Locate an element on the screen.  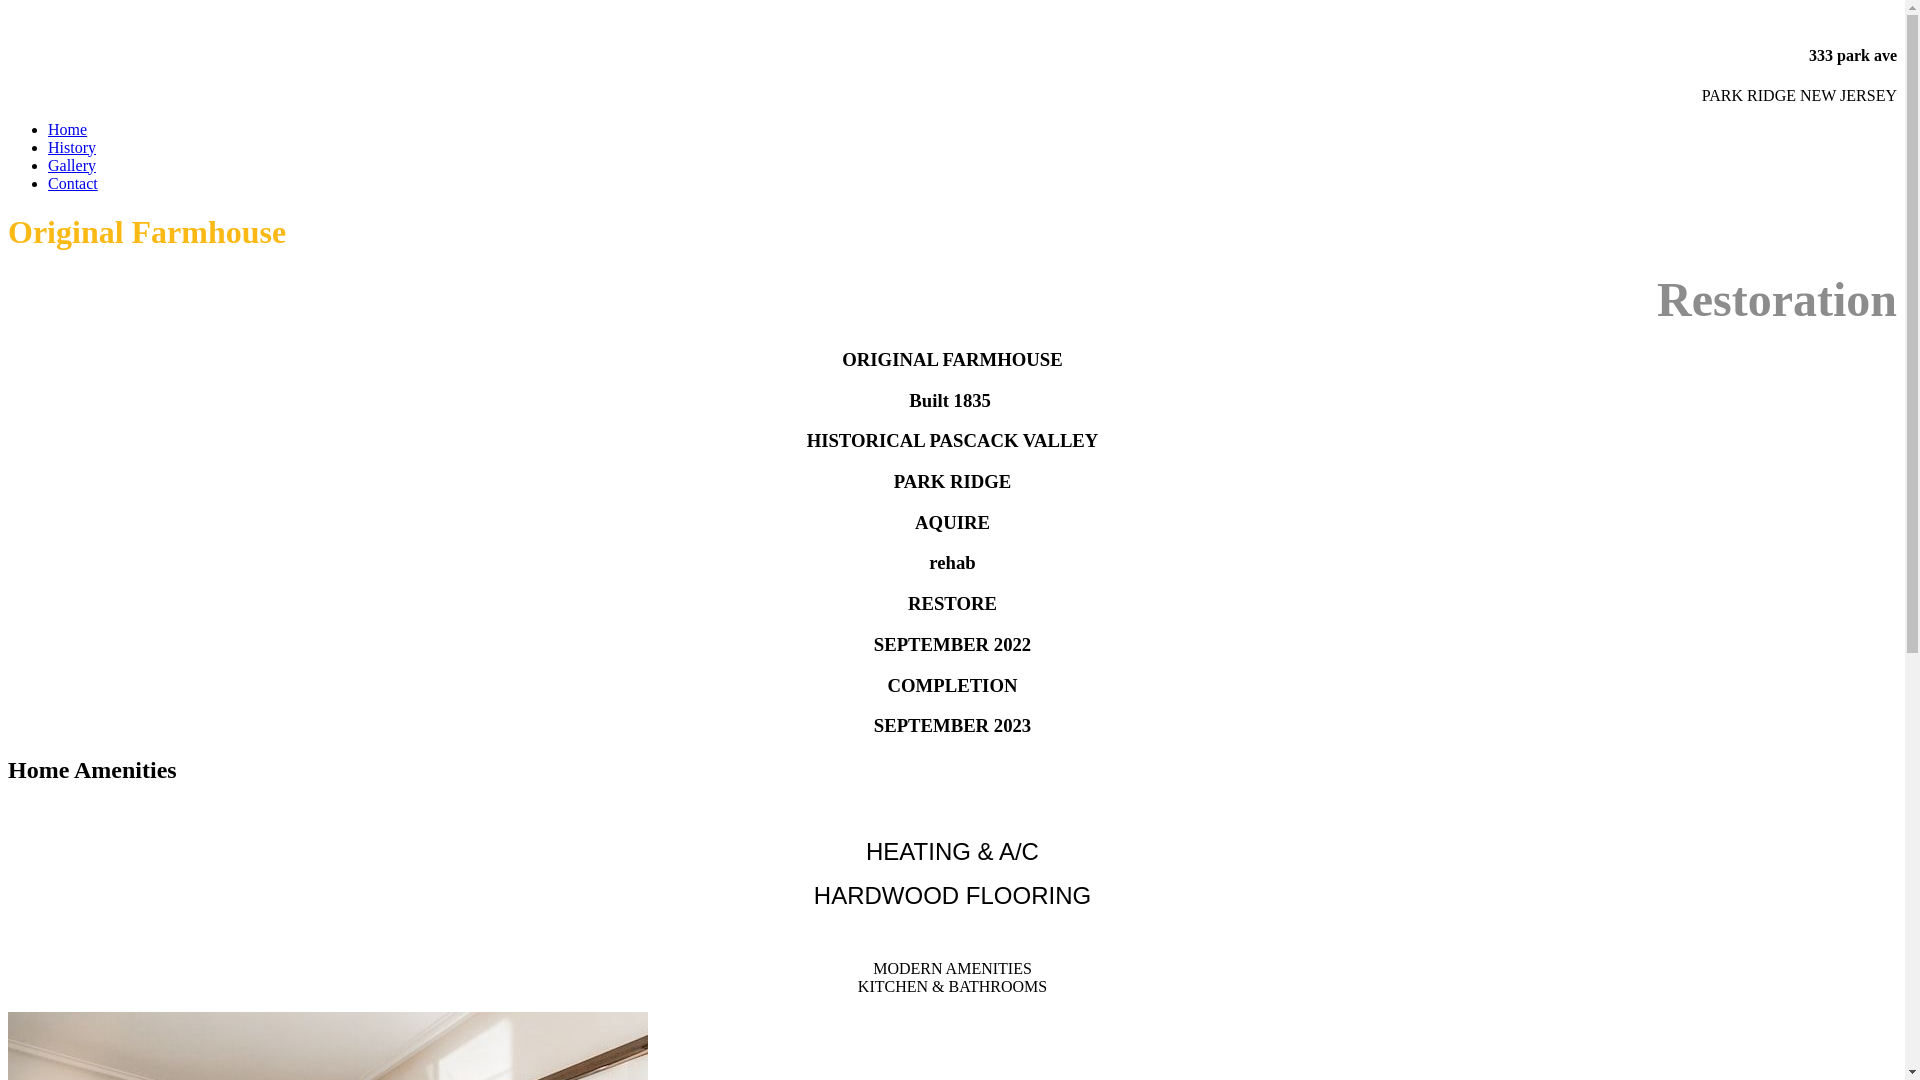
'History' is located at coordinates (72, 146).